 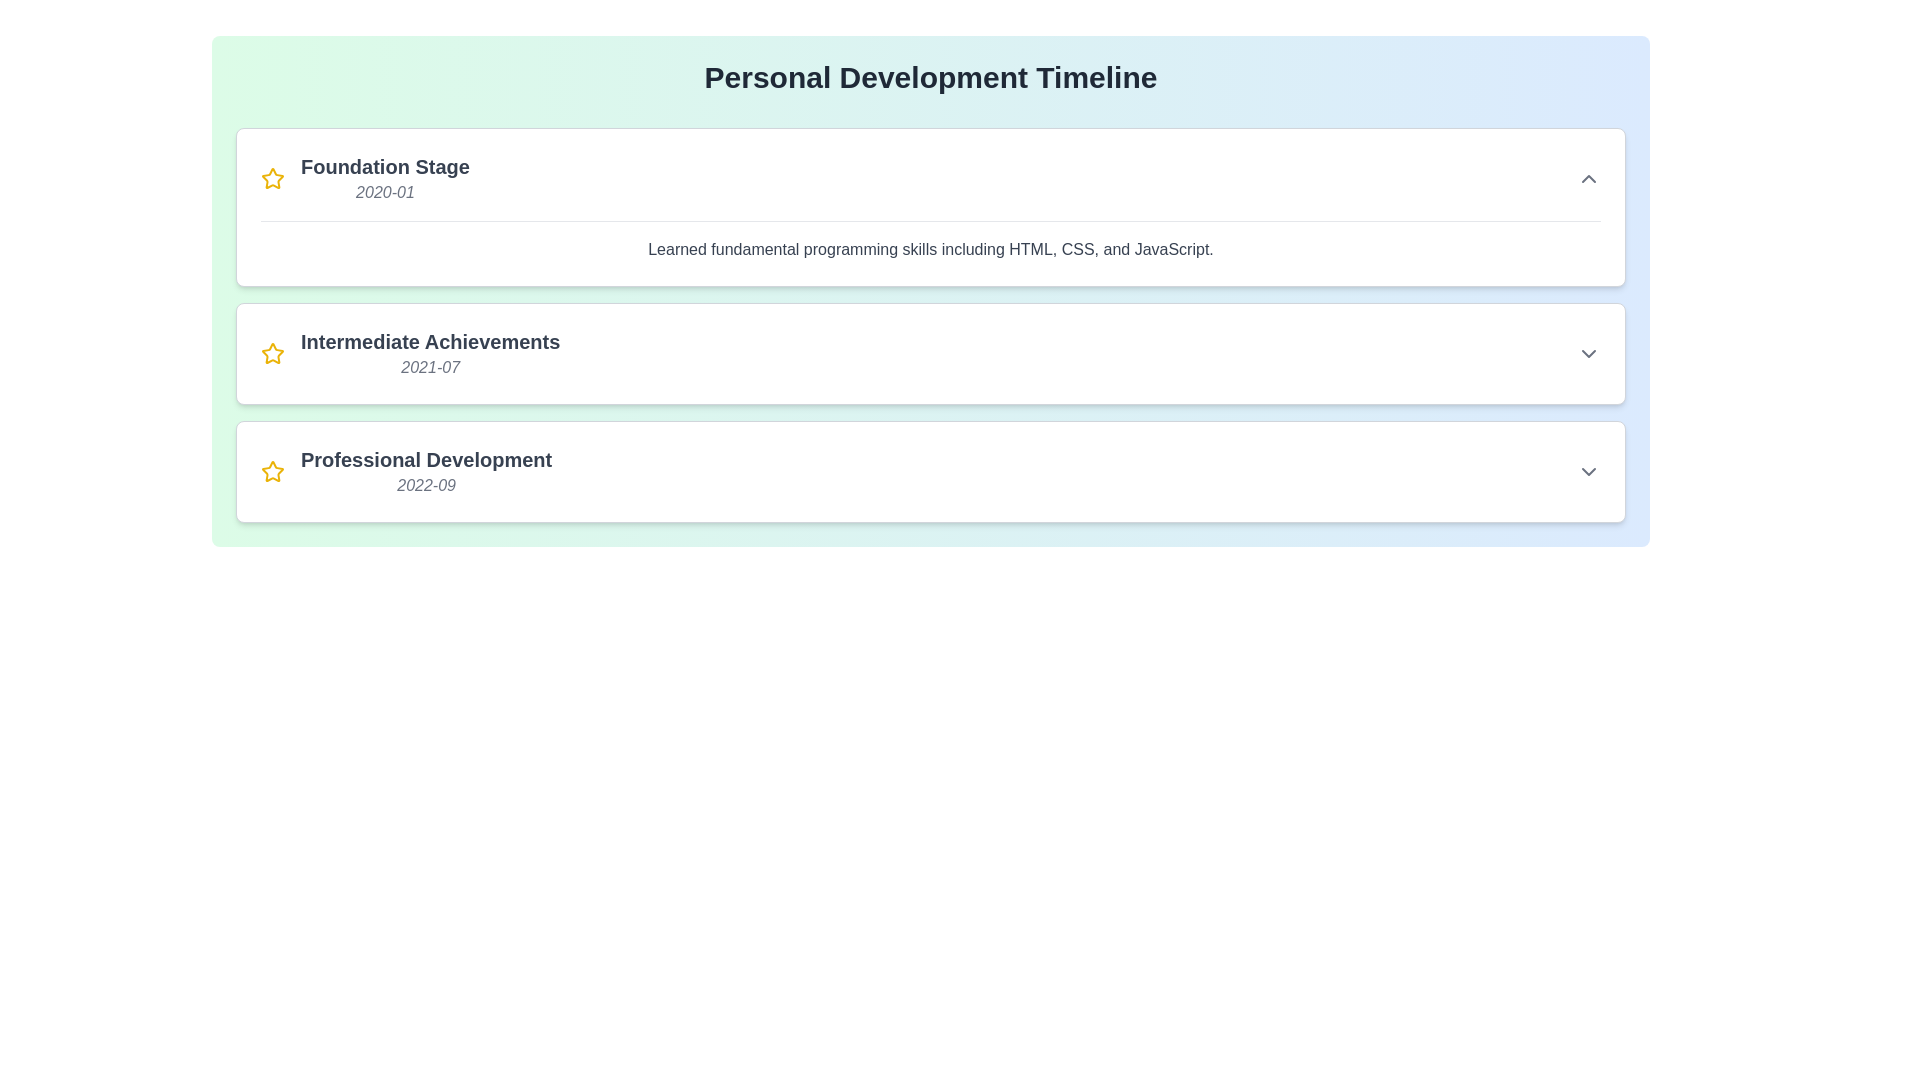 What do you see at coordinates (385, 192) in the screenshot?
I see `text label displaying '2020-01' styled in italic with a gray font color, located beneath the title 'Foundation Stage' in the 'Personal Development Timeline'` at bounding box center [385, 192].